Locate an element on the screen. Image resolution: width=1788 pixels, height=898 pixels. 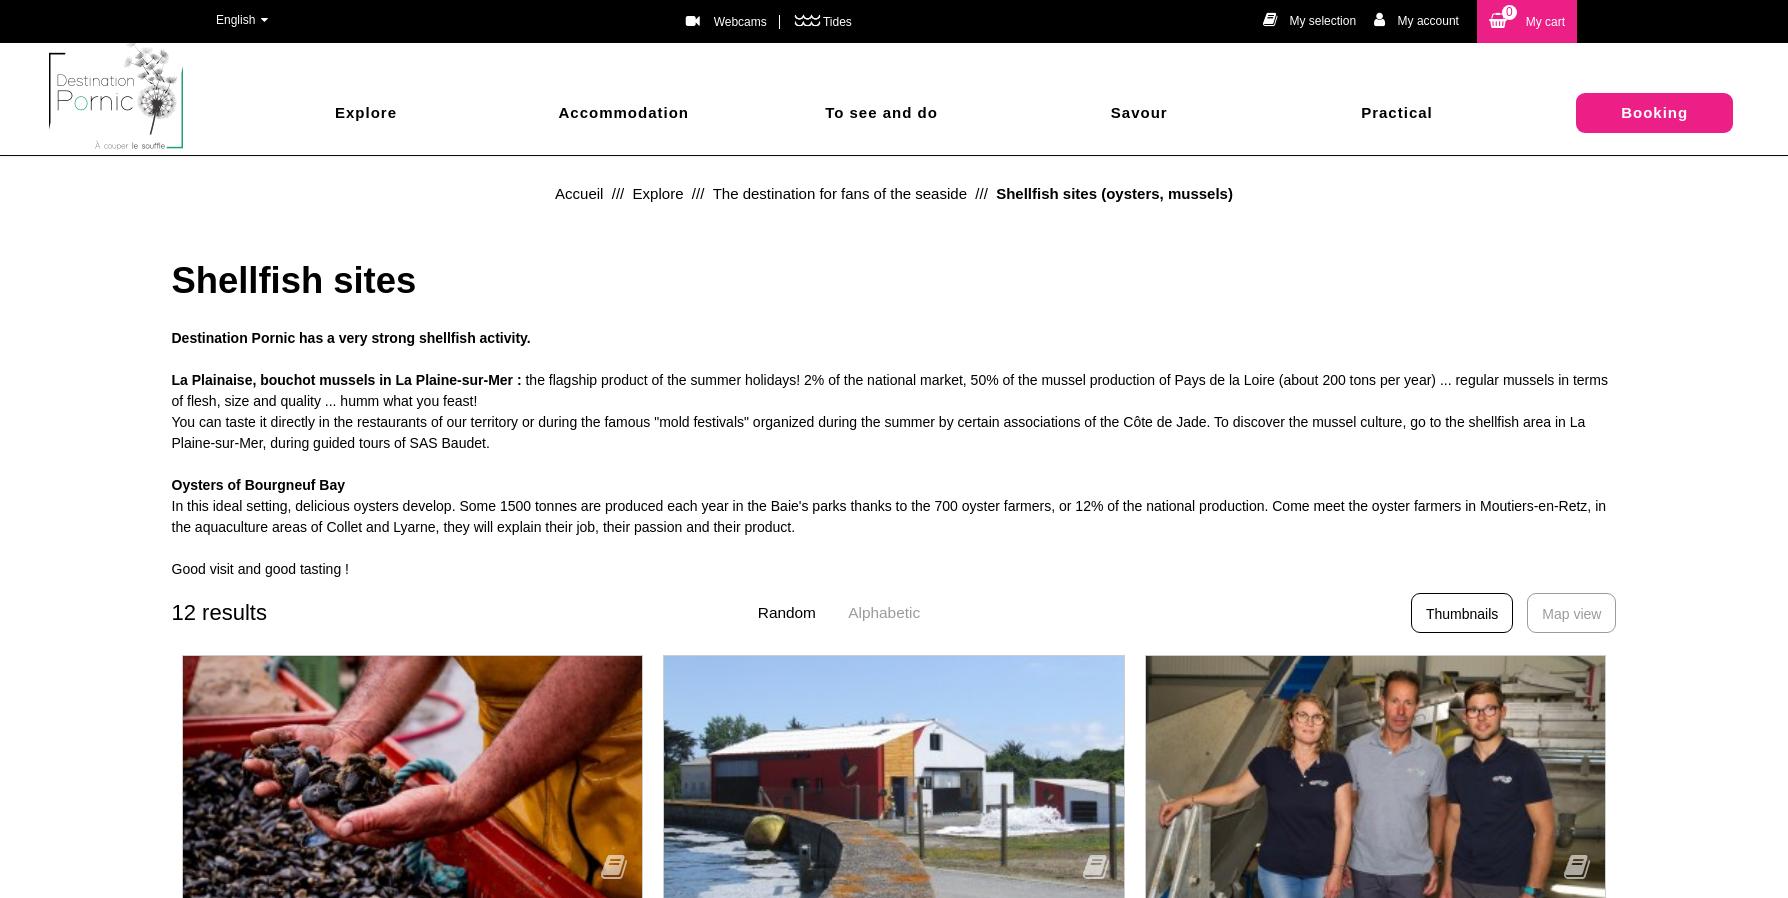
'Shellfish sites (oysters, mussels)' is located at coordinates (995, 192).